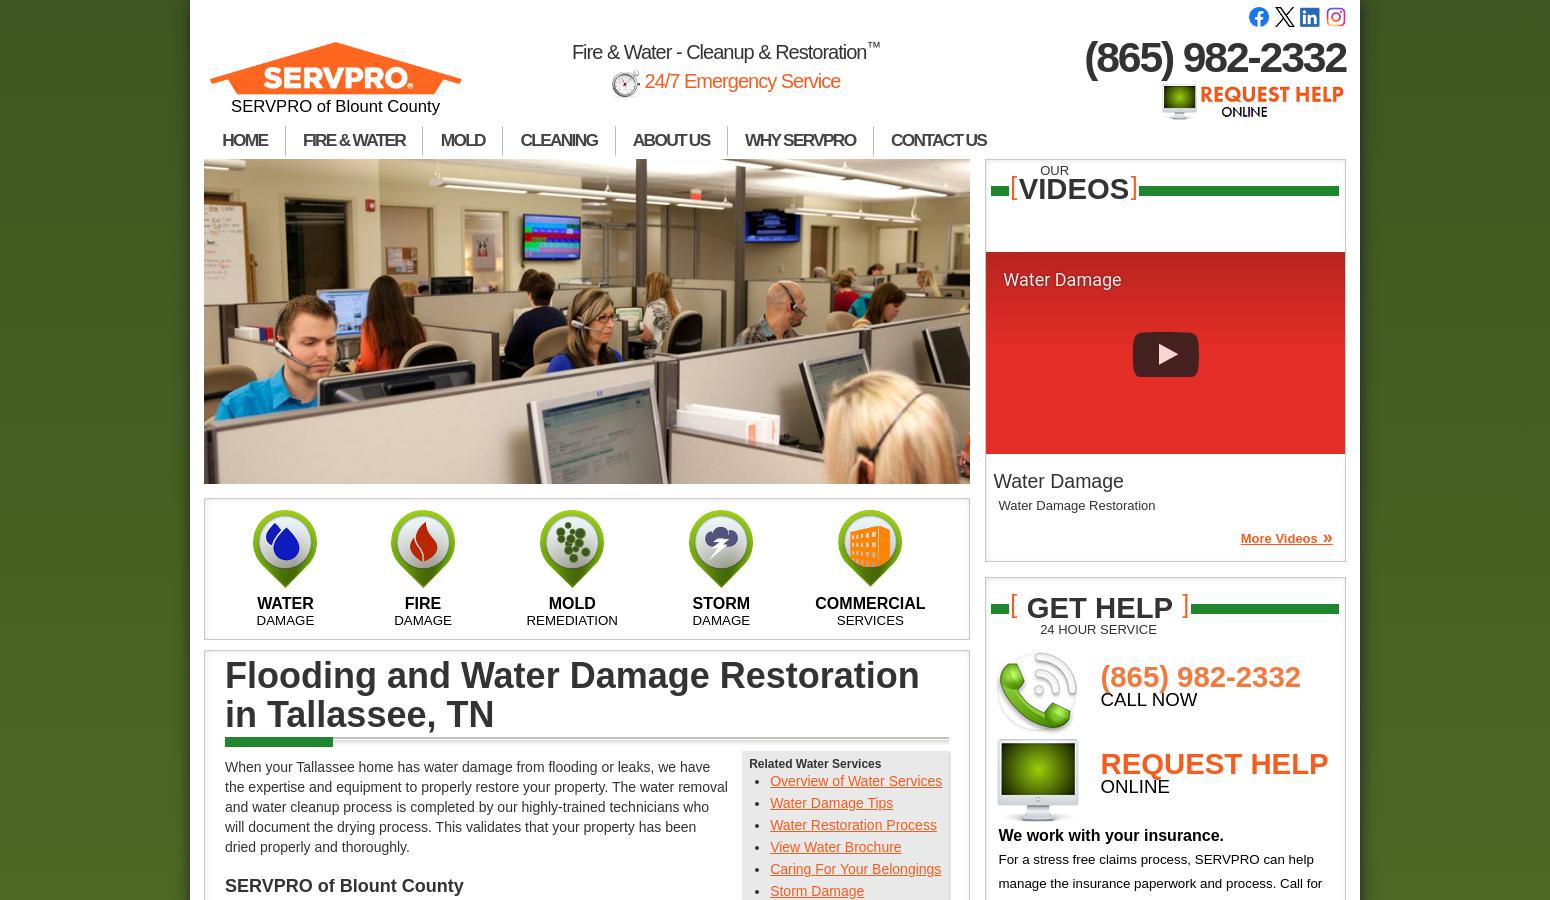 This screenshot has height=900, width=1550. What do you see at coordinates (718, 51) in the screenshot?
I see `'Fire & Water - Cleanup & Restoration'` at bounding box center [718, 51].